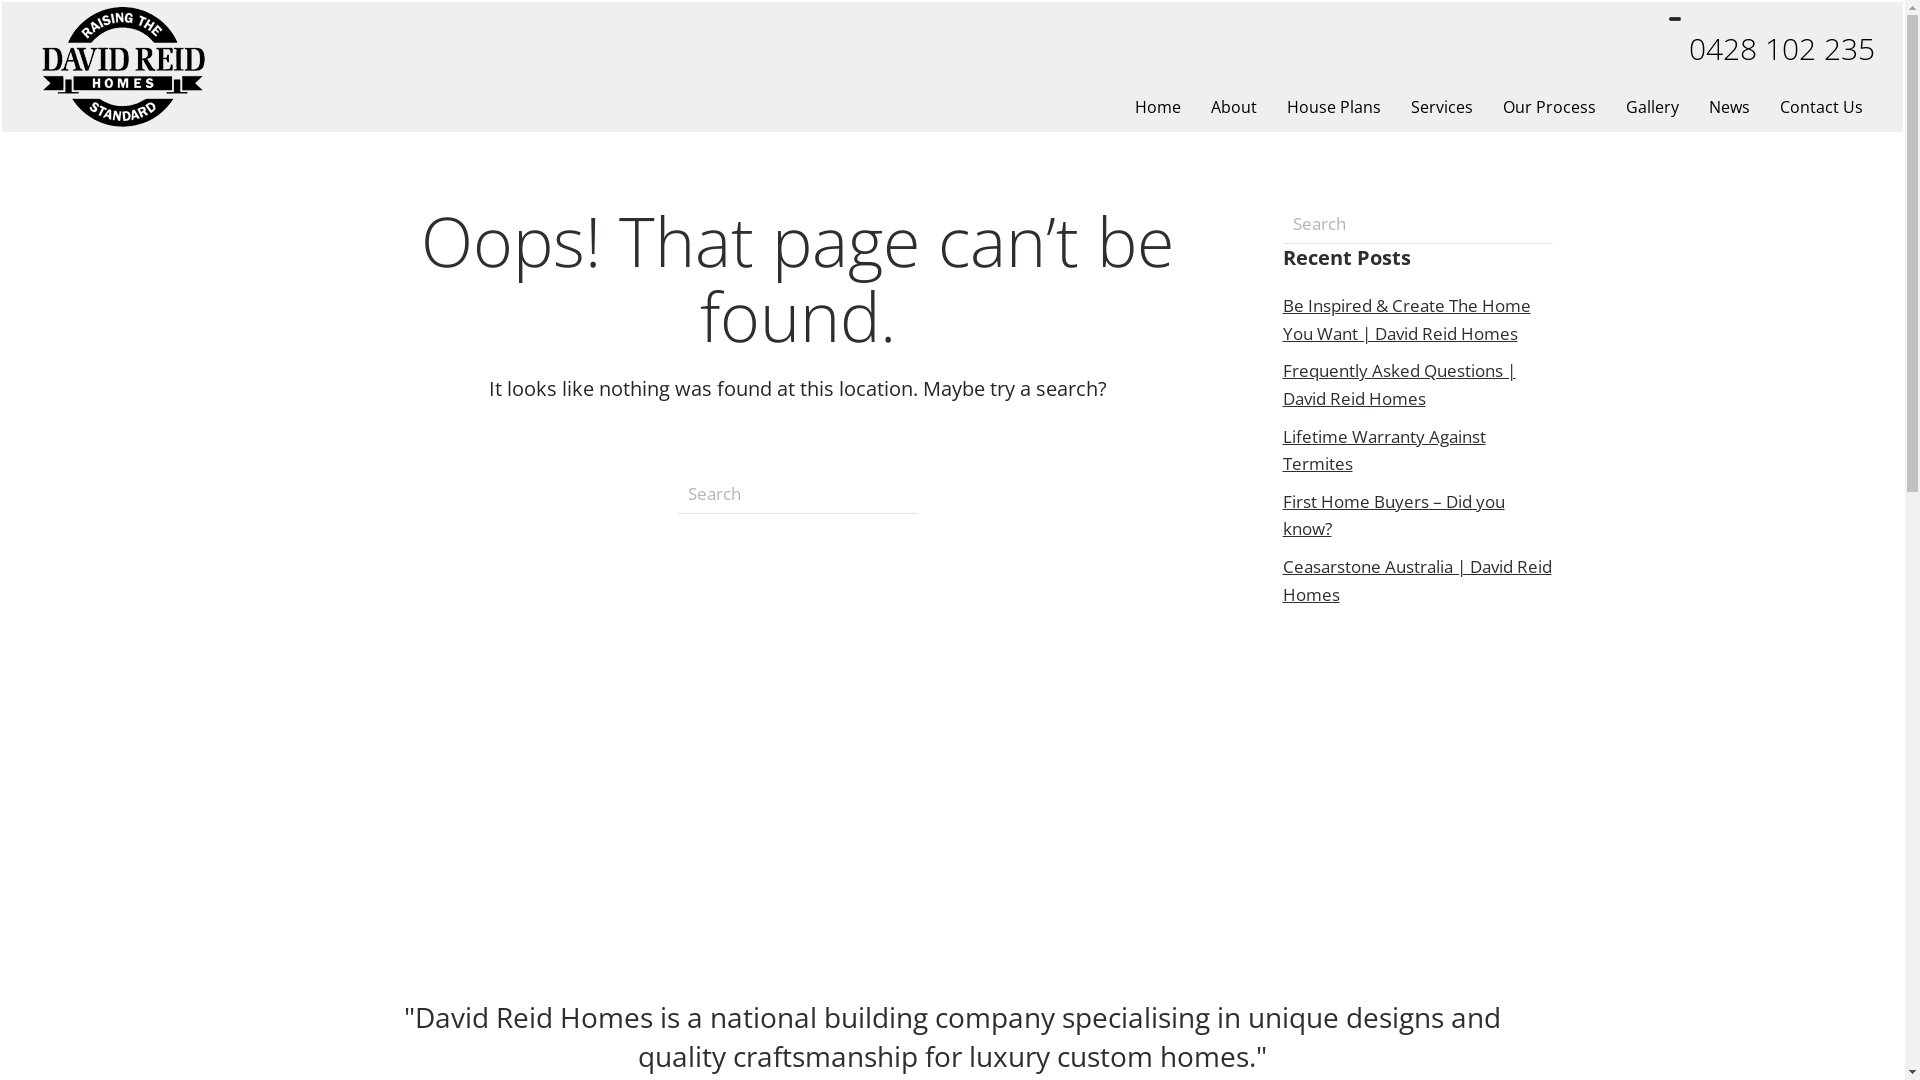 The image size is (1920, 1080). I want to click on 'Frequently Asked Questions | David Reid Homes', so click(1397, 384).